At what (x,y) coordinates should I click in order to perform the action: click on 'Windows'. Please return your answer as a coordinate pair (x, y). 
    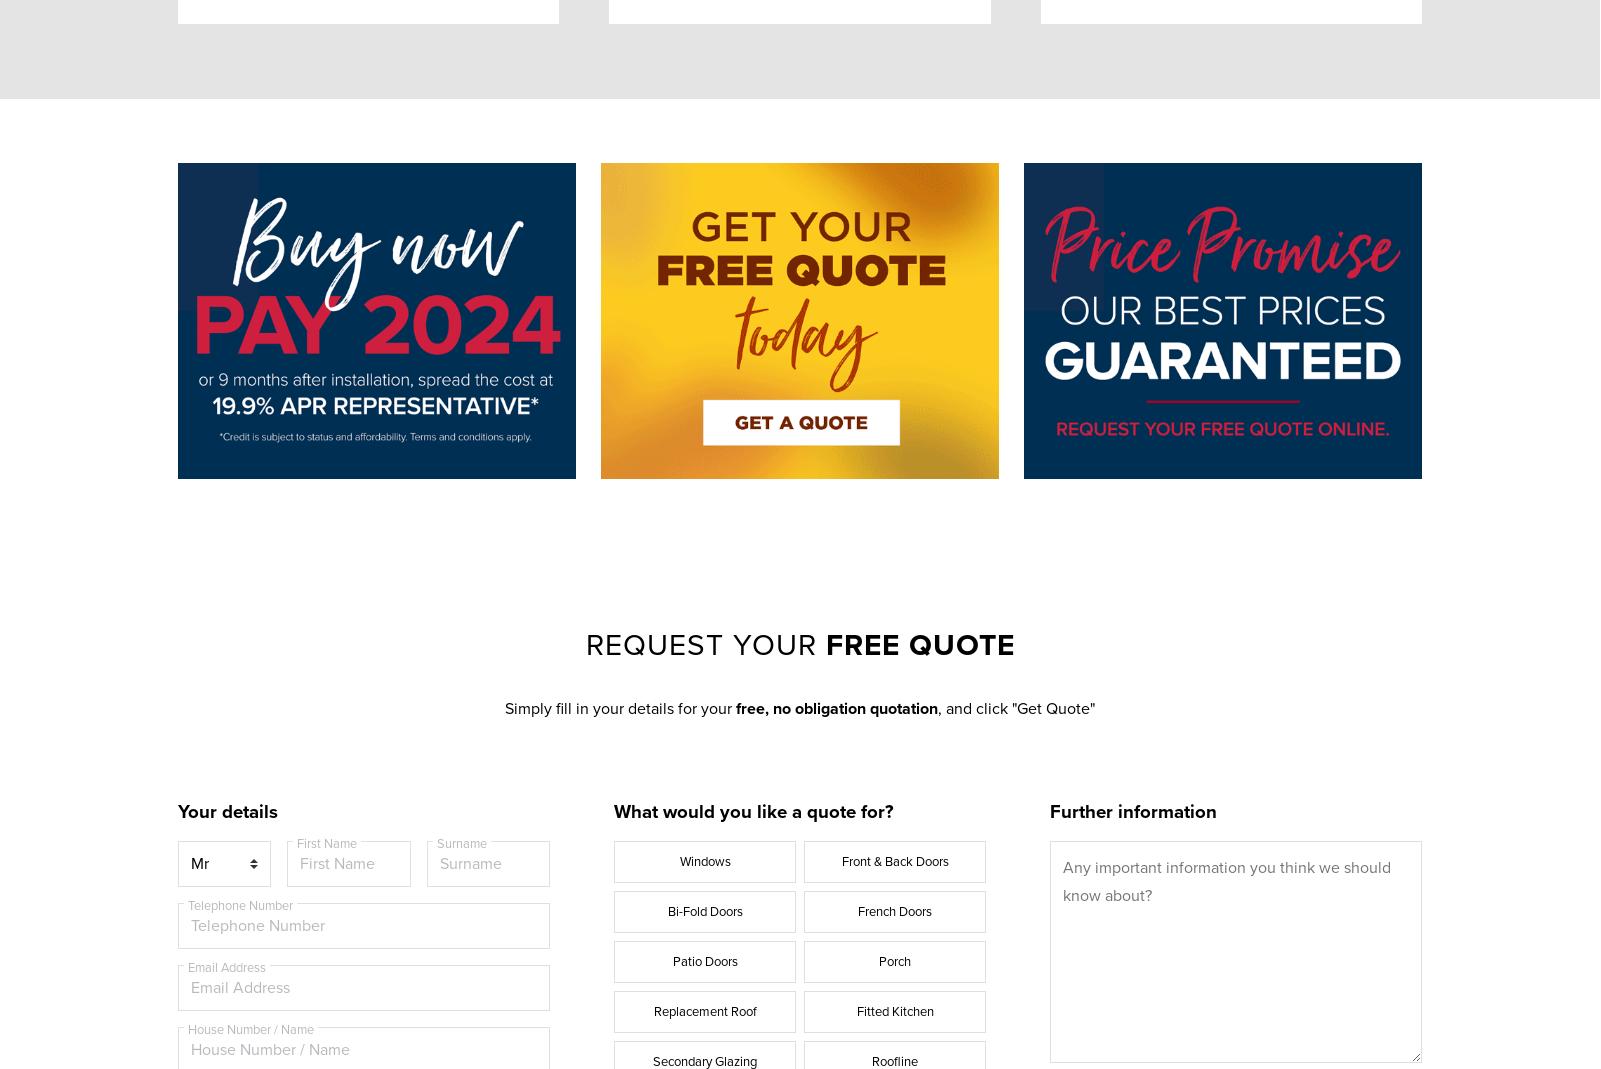
    Looking at the image, I should click on (703, 859).